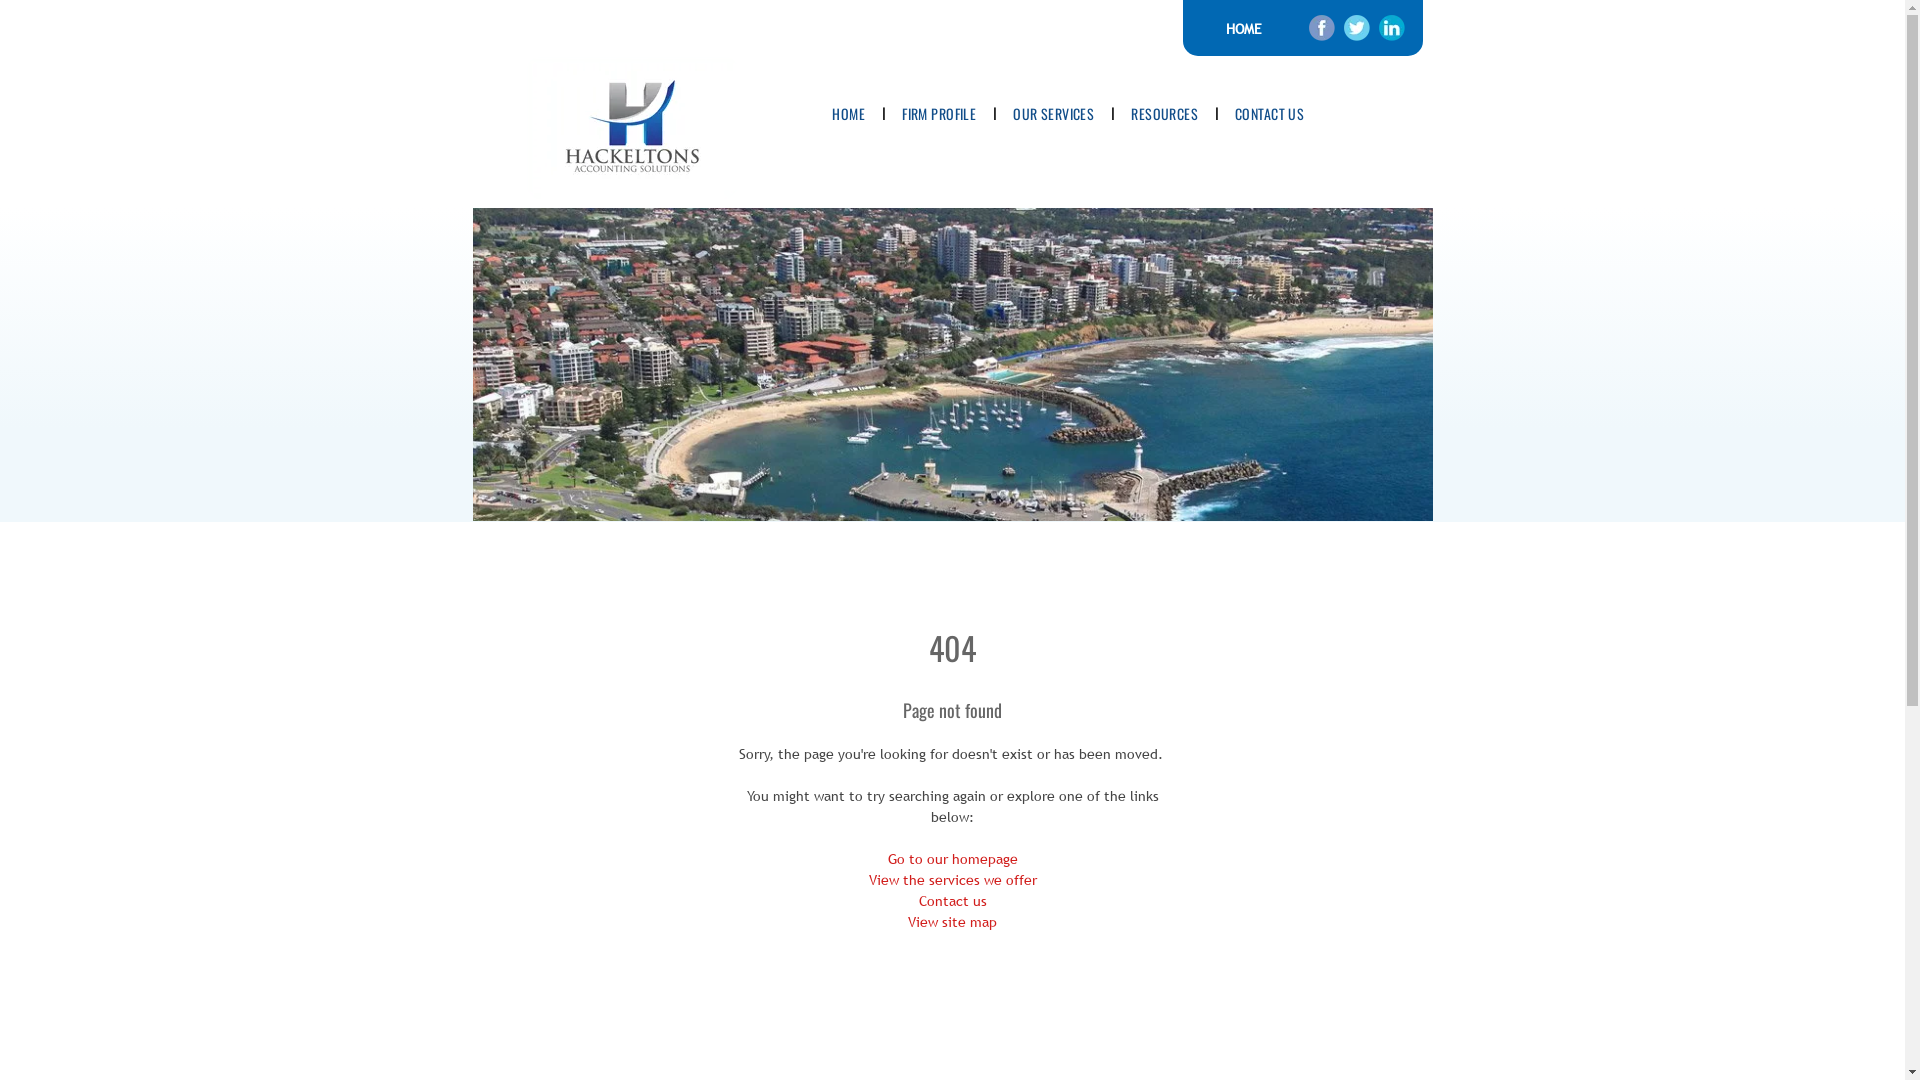 The width and height of the screenshot is (1920, 1080). I want to click on 'CONTACT US', so click(1268, 113).